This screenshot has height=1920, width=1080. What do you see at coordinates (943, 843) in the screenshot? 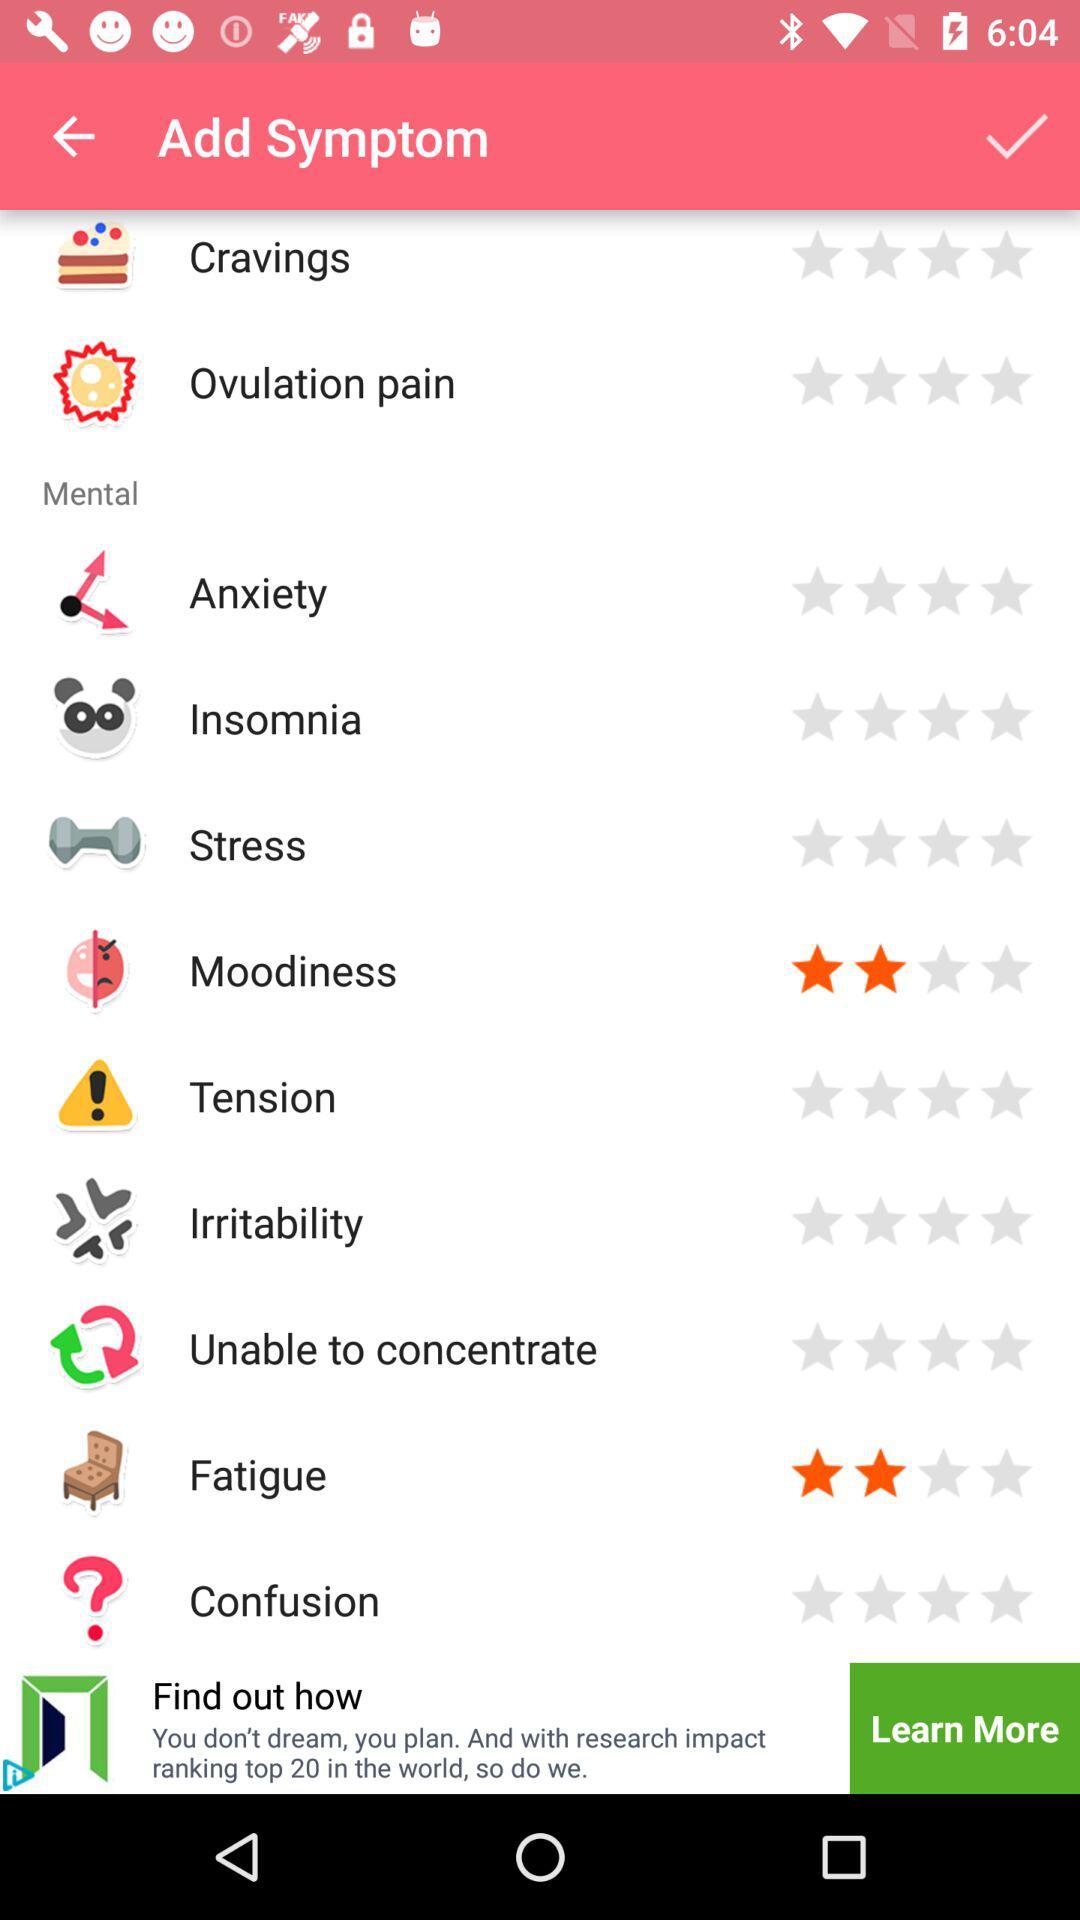
I see `rate by star` at bounding box center [943, 843].